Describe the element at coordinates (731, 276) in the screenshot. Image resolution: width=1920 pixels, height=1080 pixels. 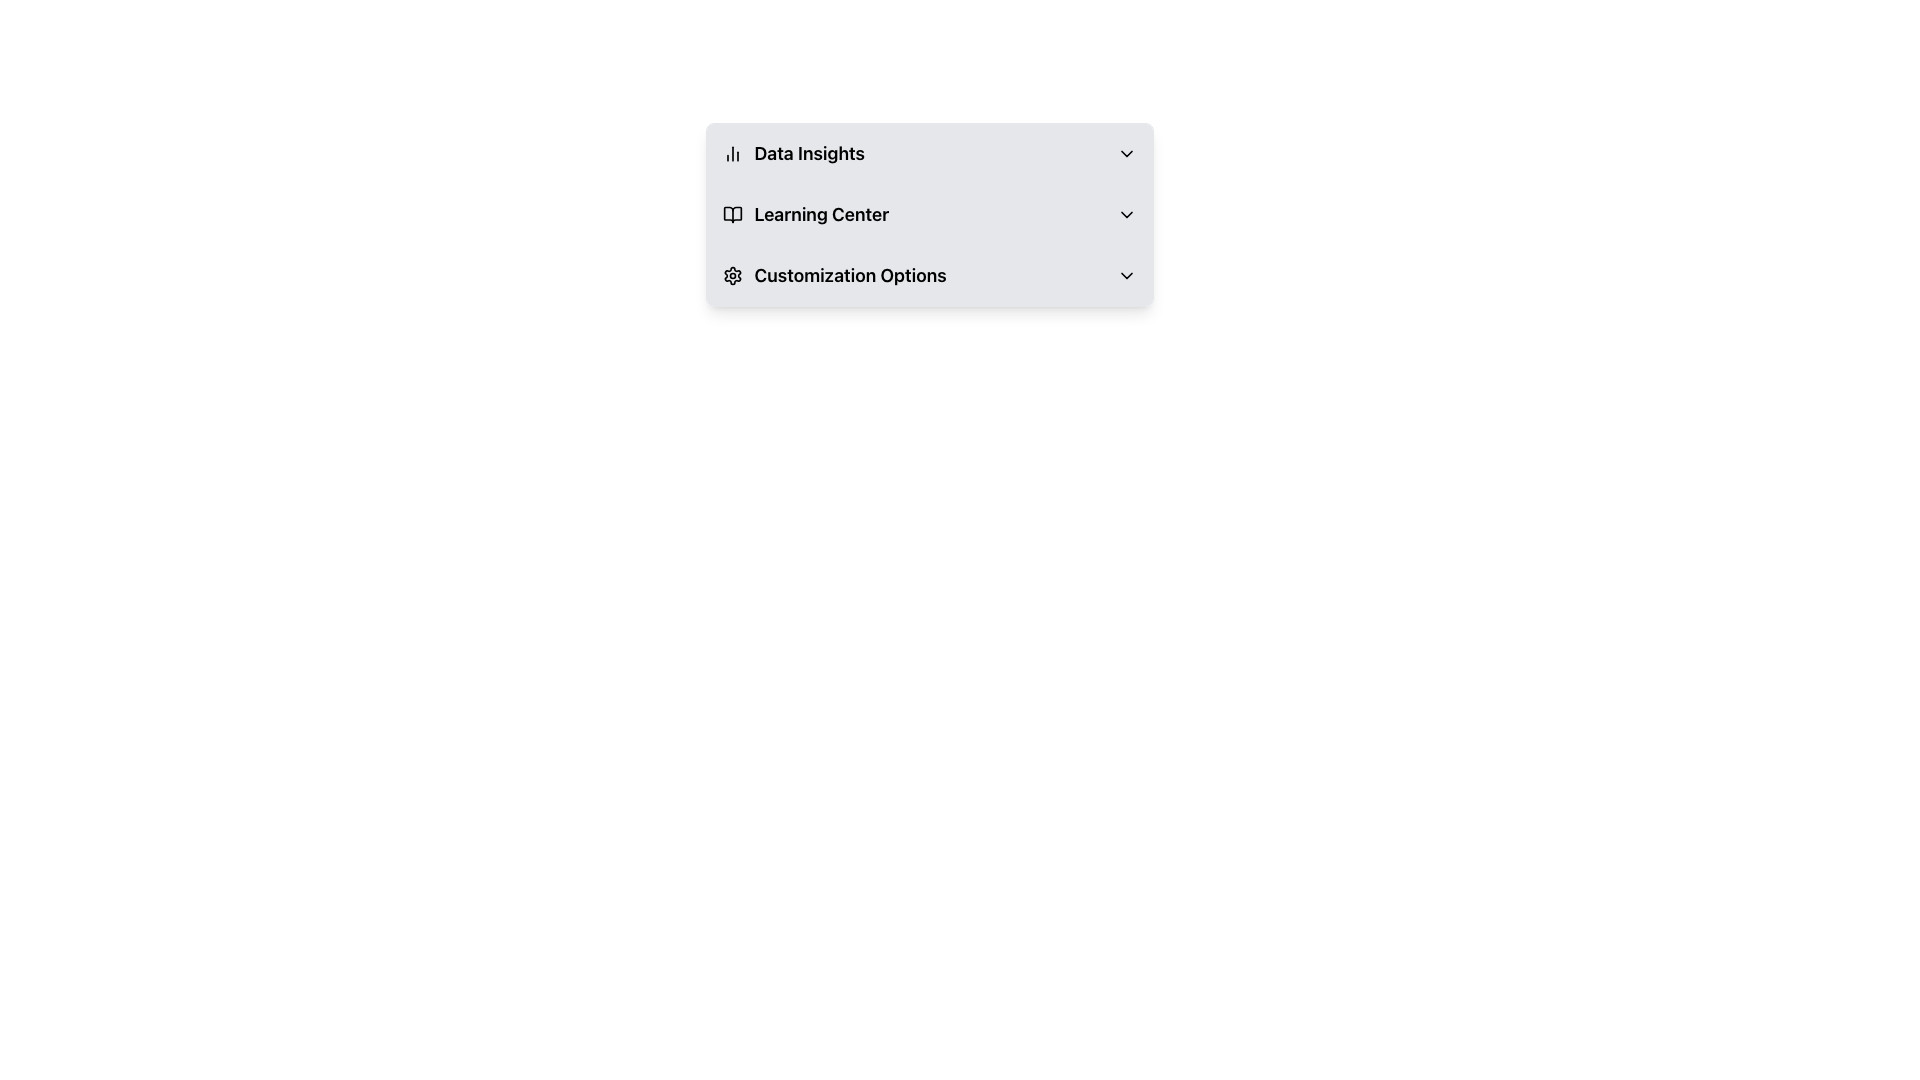
I see `the gear icon located before the text 'Customization Options' in the third row of the list-style layout` at that location.